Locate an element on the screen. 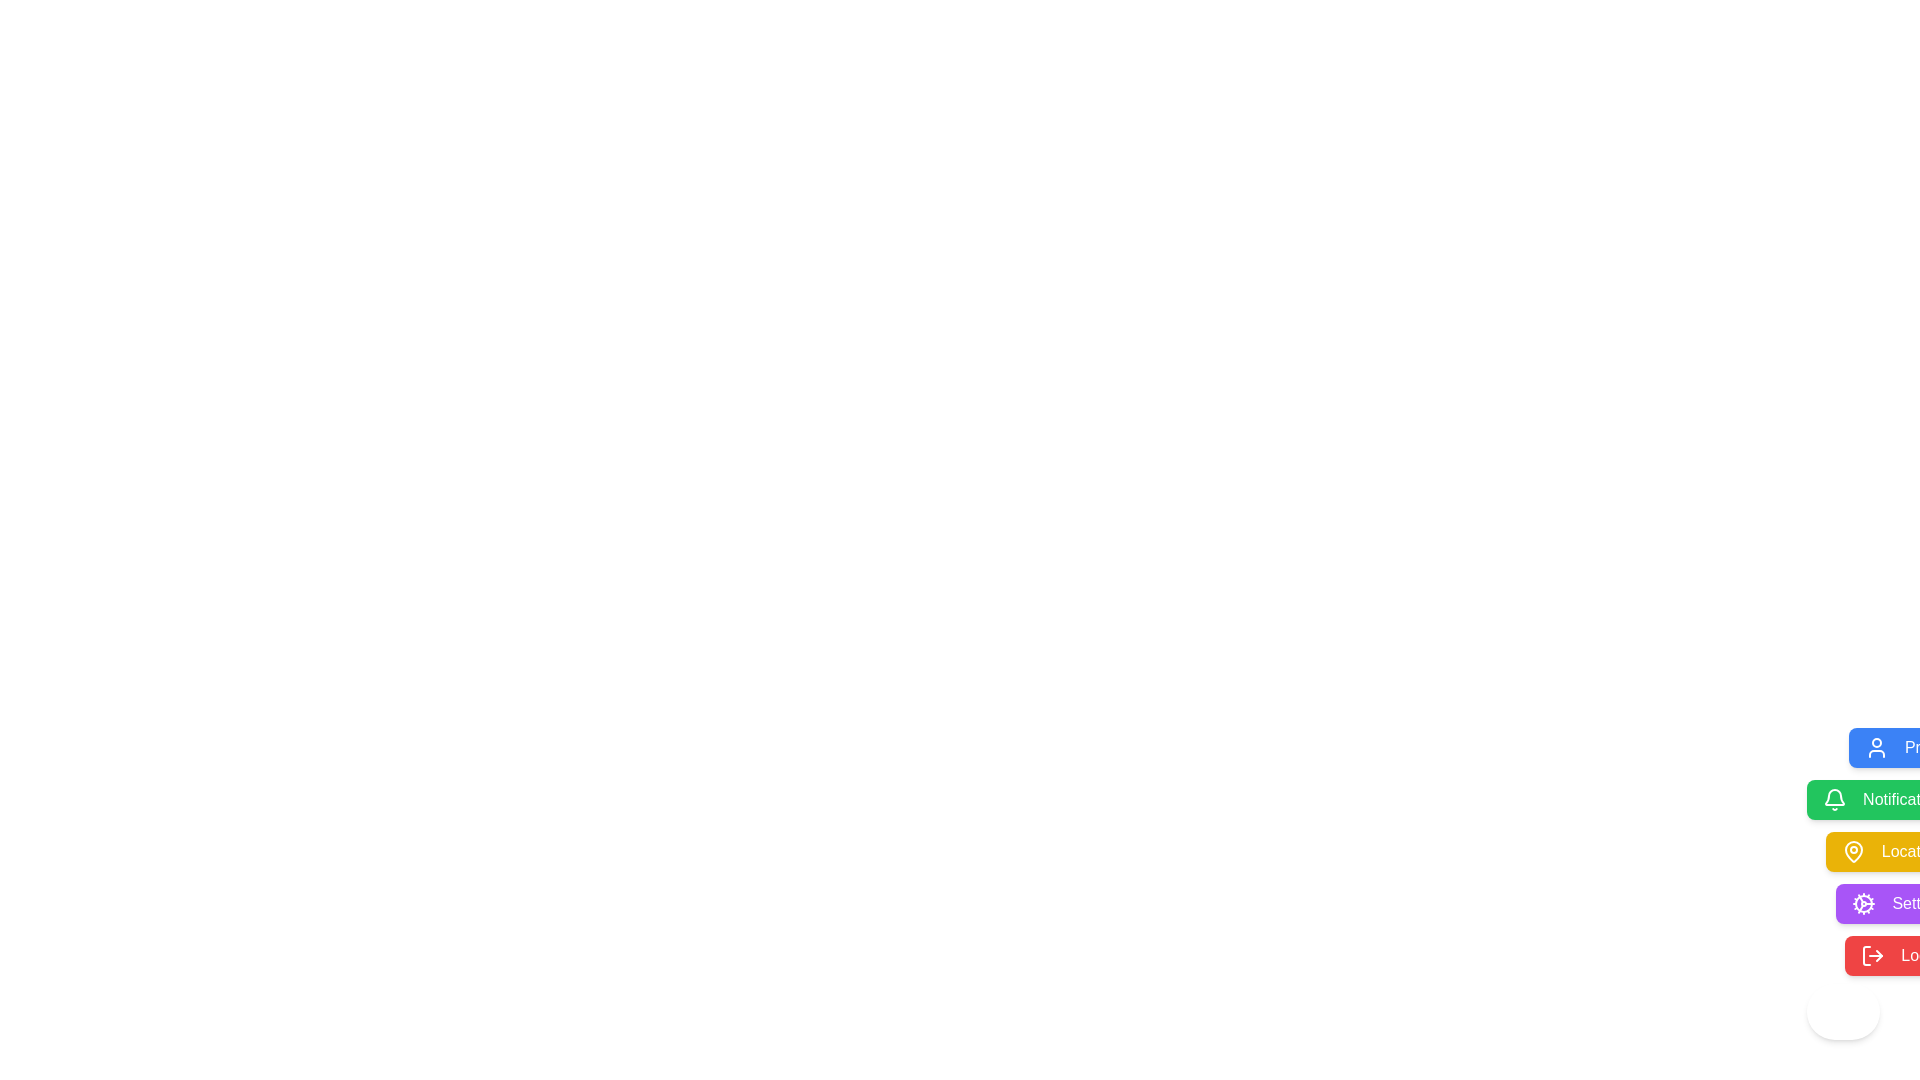  the blue rectangular button labeled 'Profile' that contains the user icon on the left side is located at coordinates (1875, 748).